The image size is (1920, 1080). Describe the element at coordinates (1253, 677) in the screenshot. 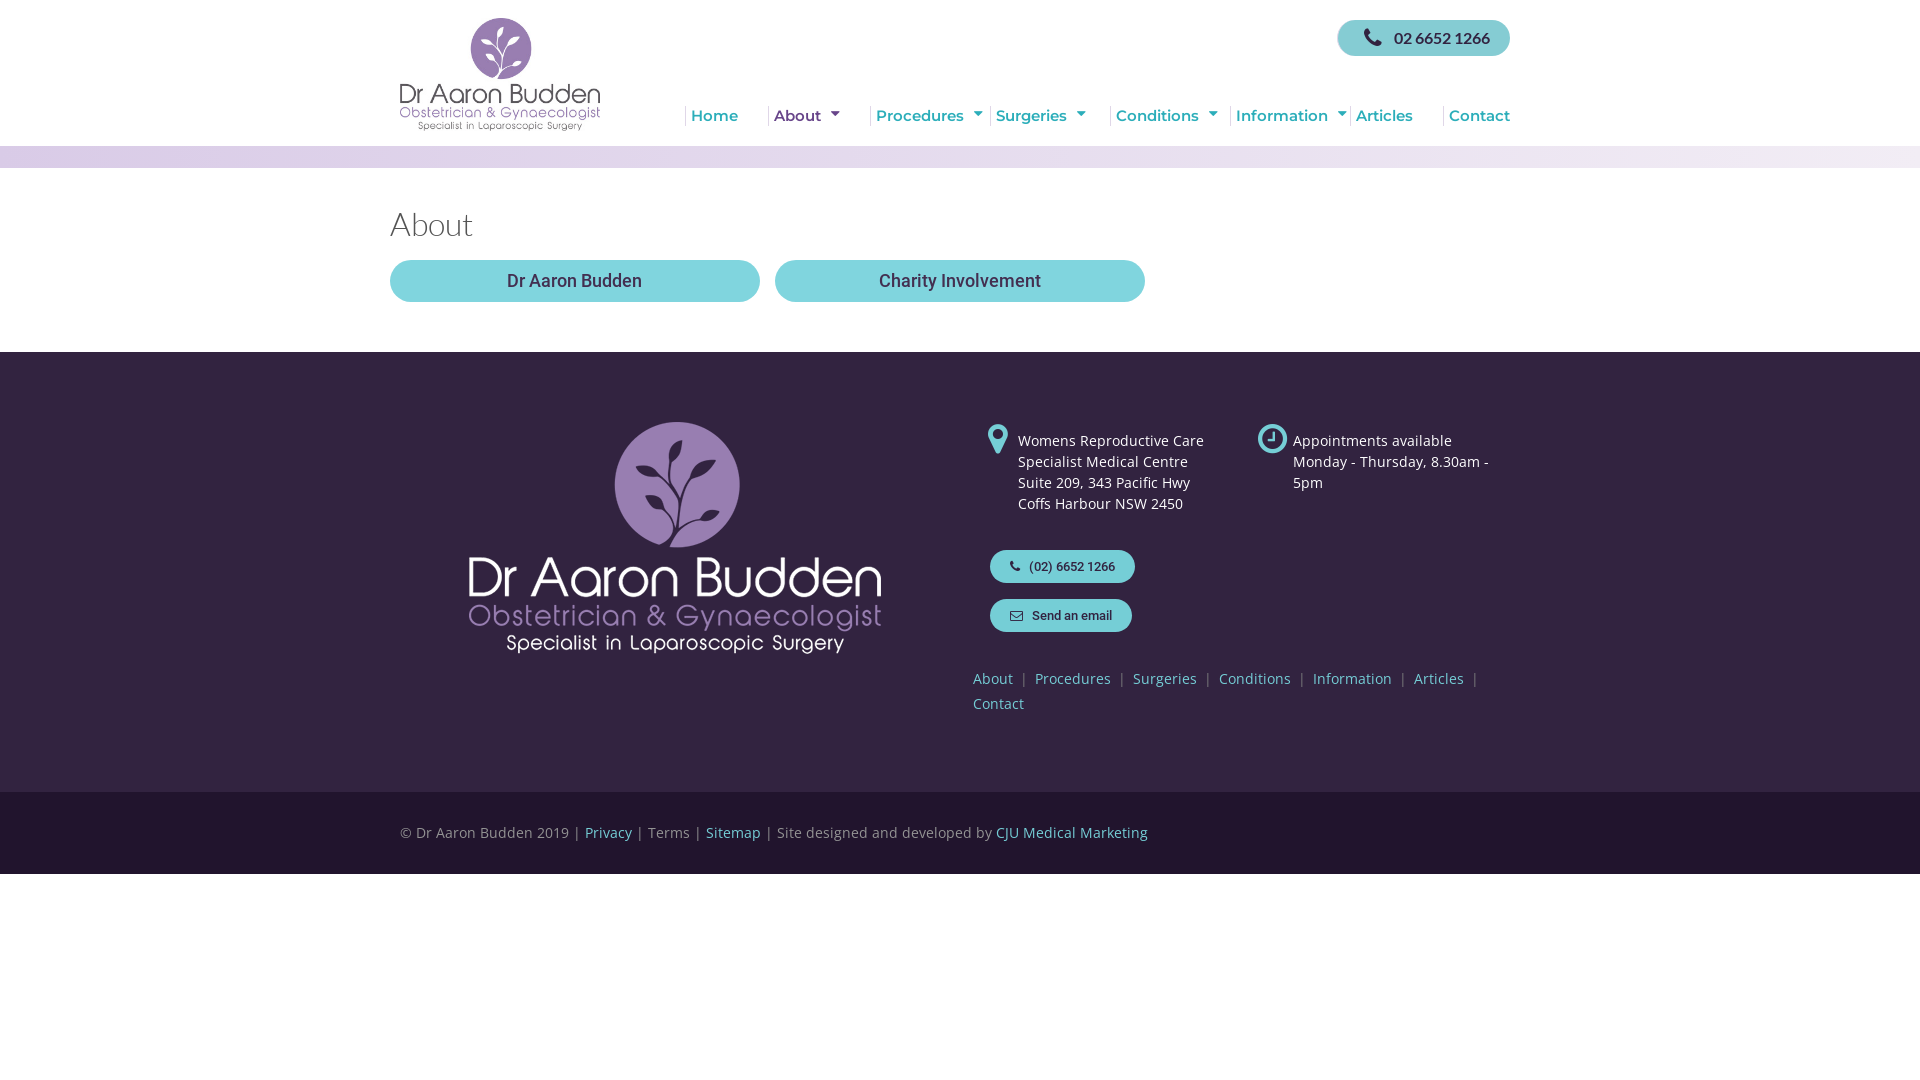

I see `'Conditions'` at that location.